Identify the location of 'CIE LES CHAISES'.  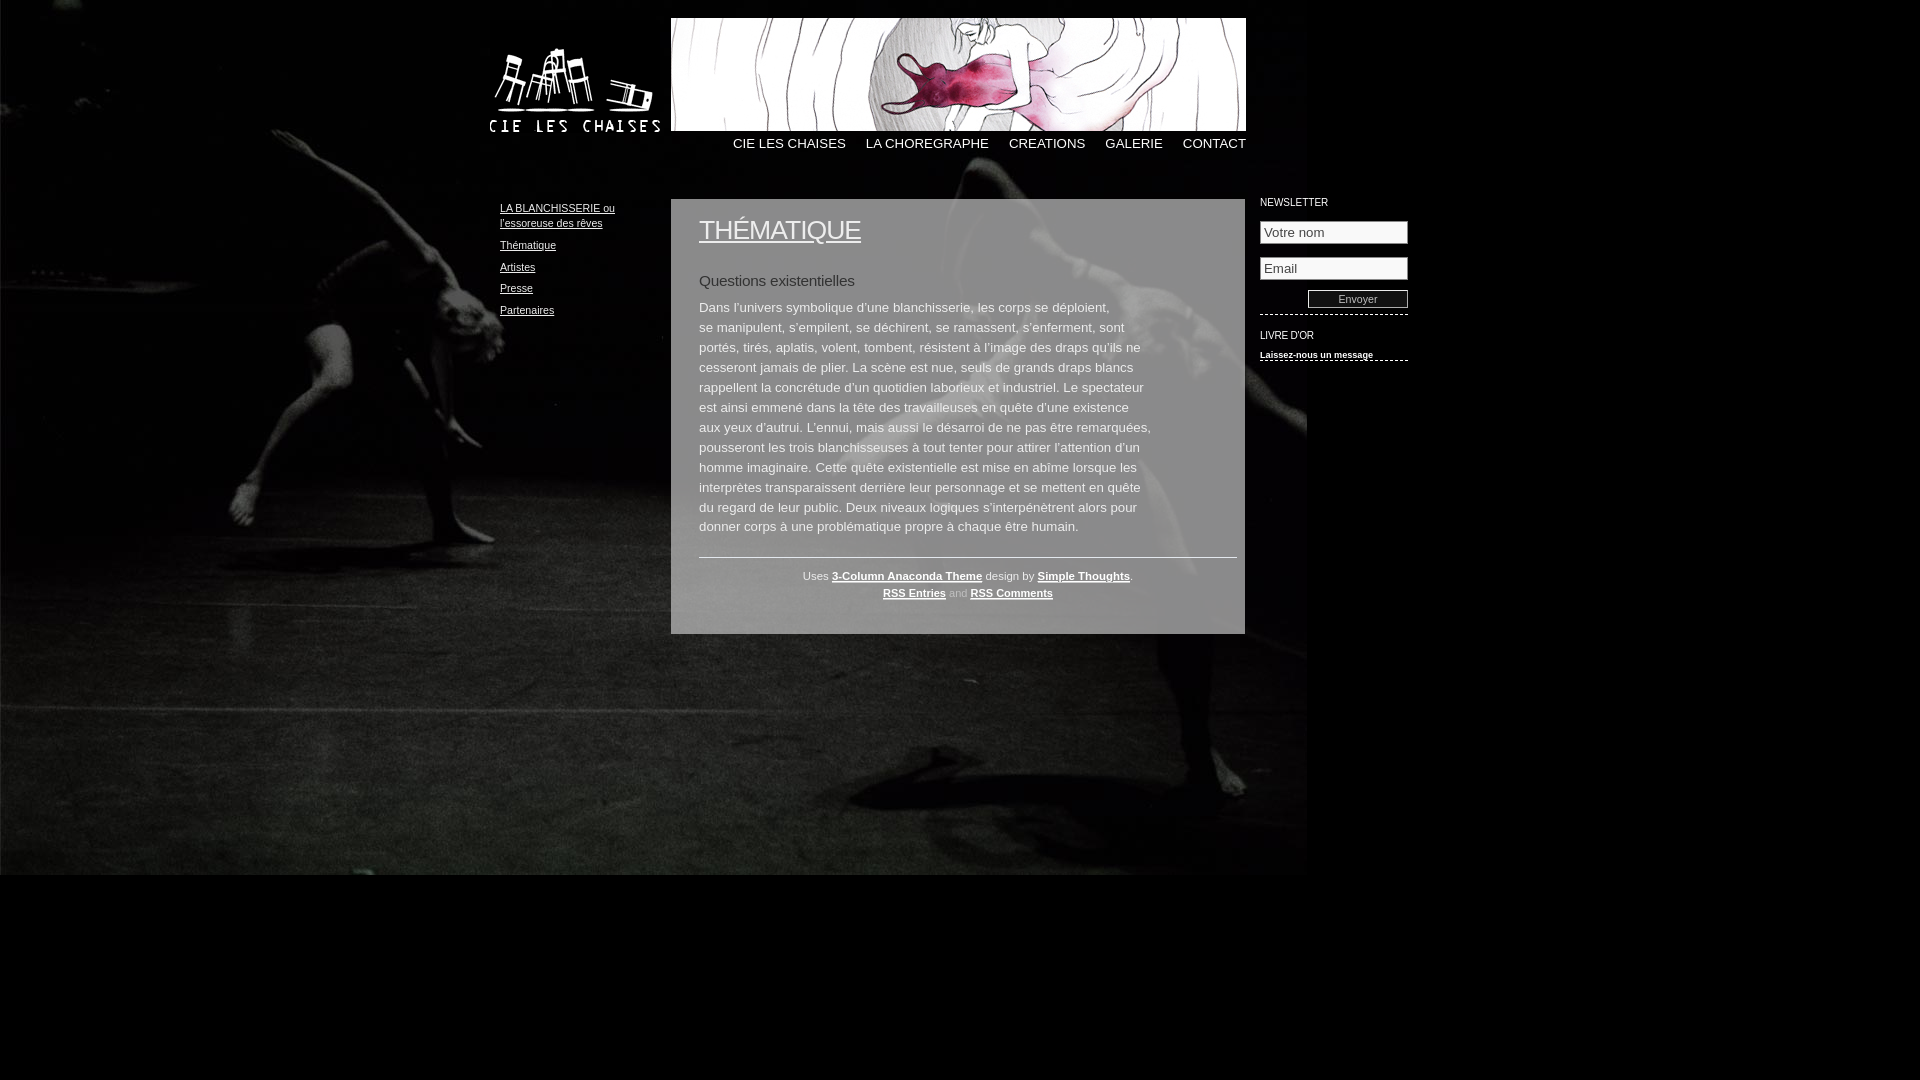
(713, 142).